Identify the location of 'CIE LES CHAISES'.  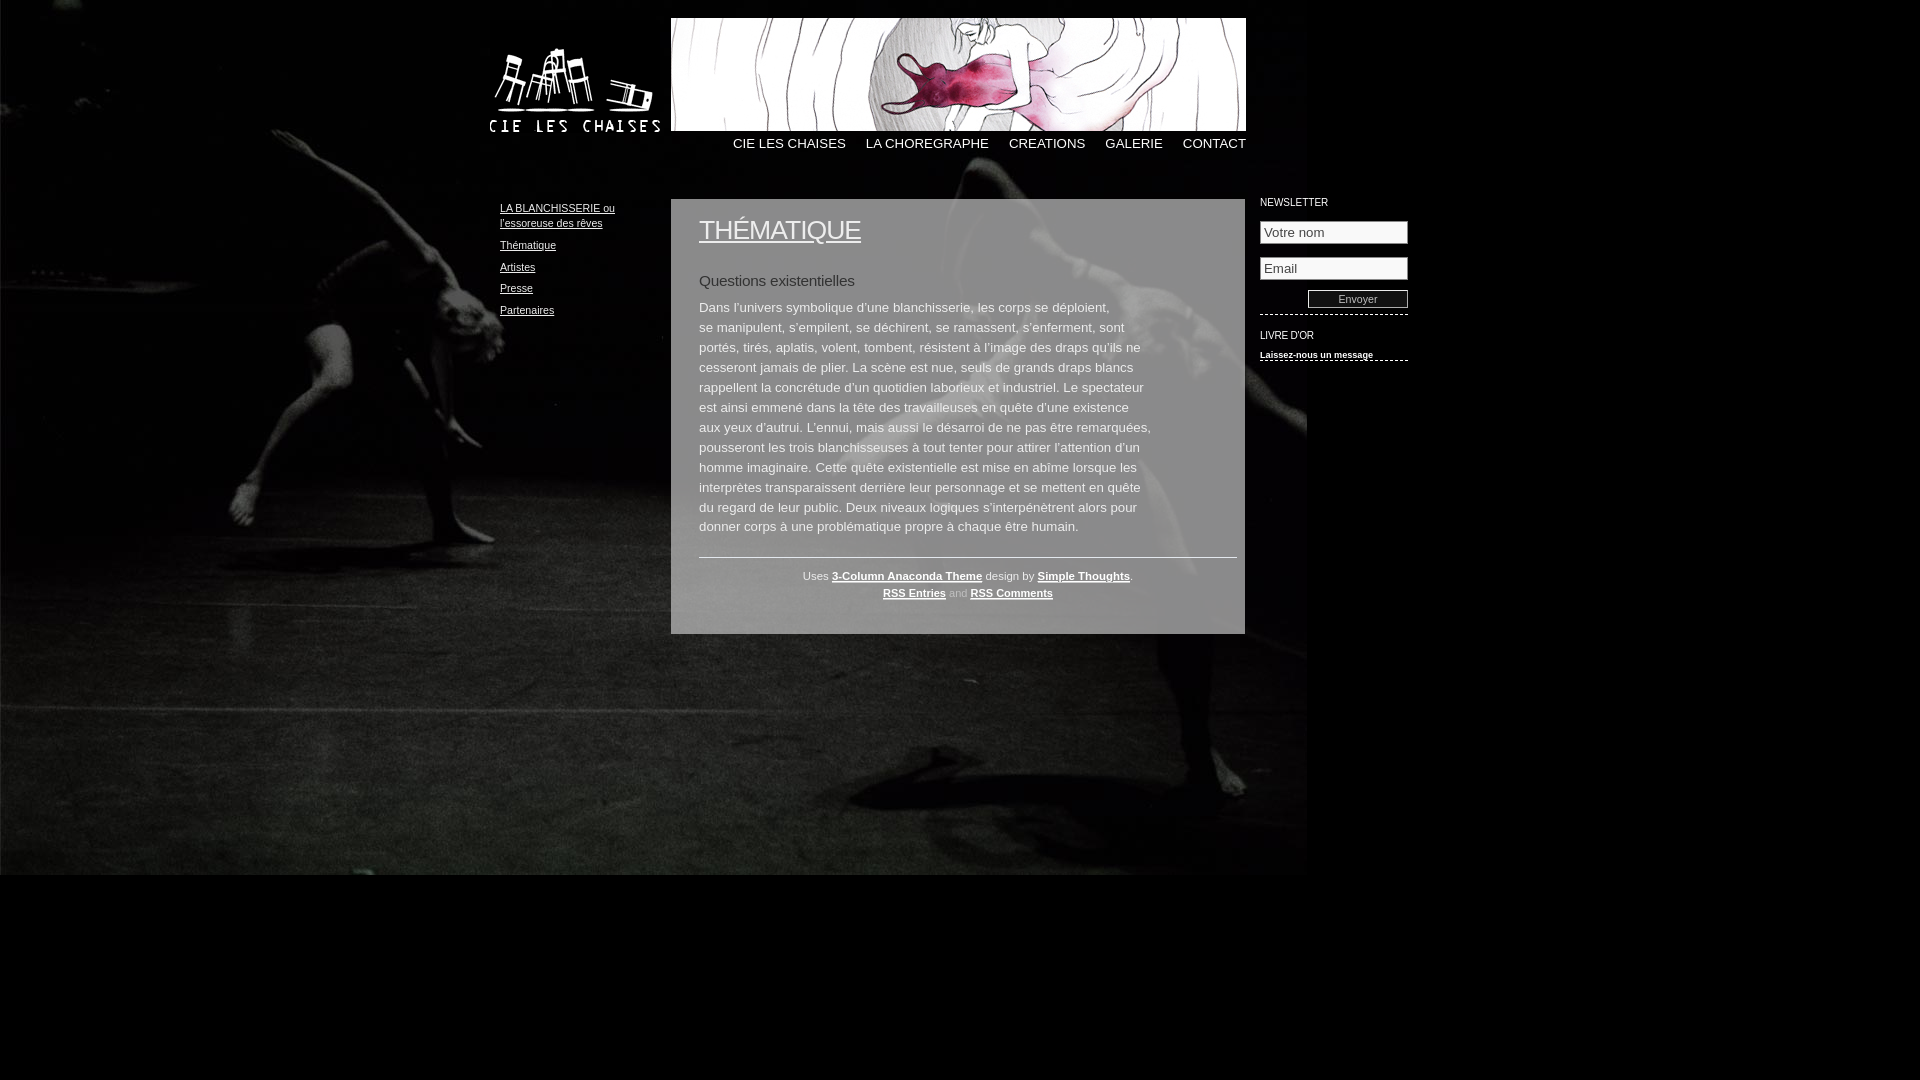
(713, 142).